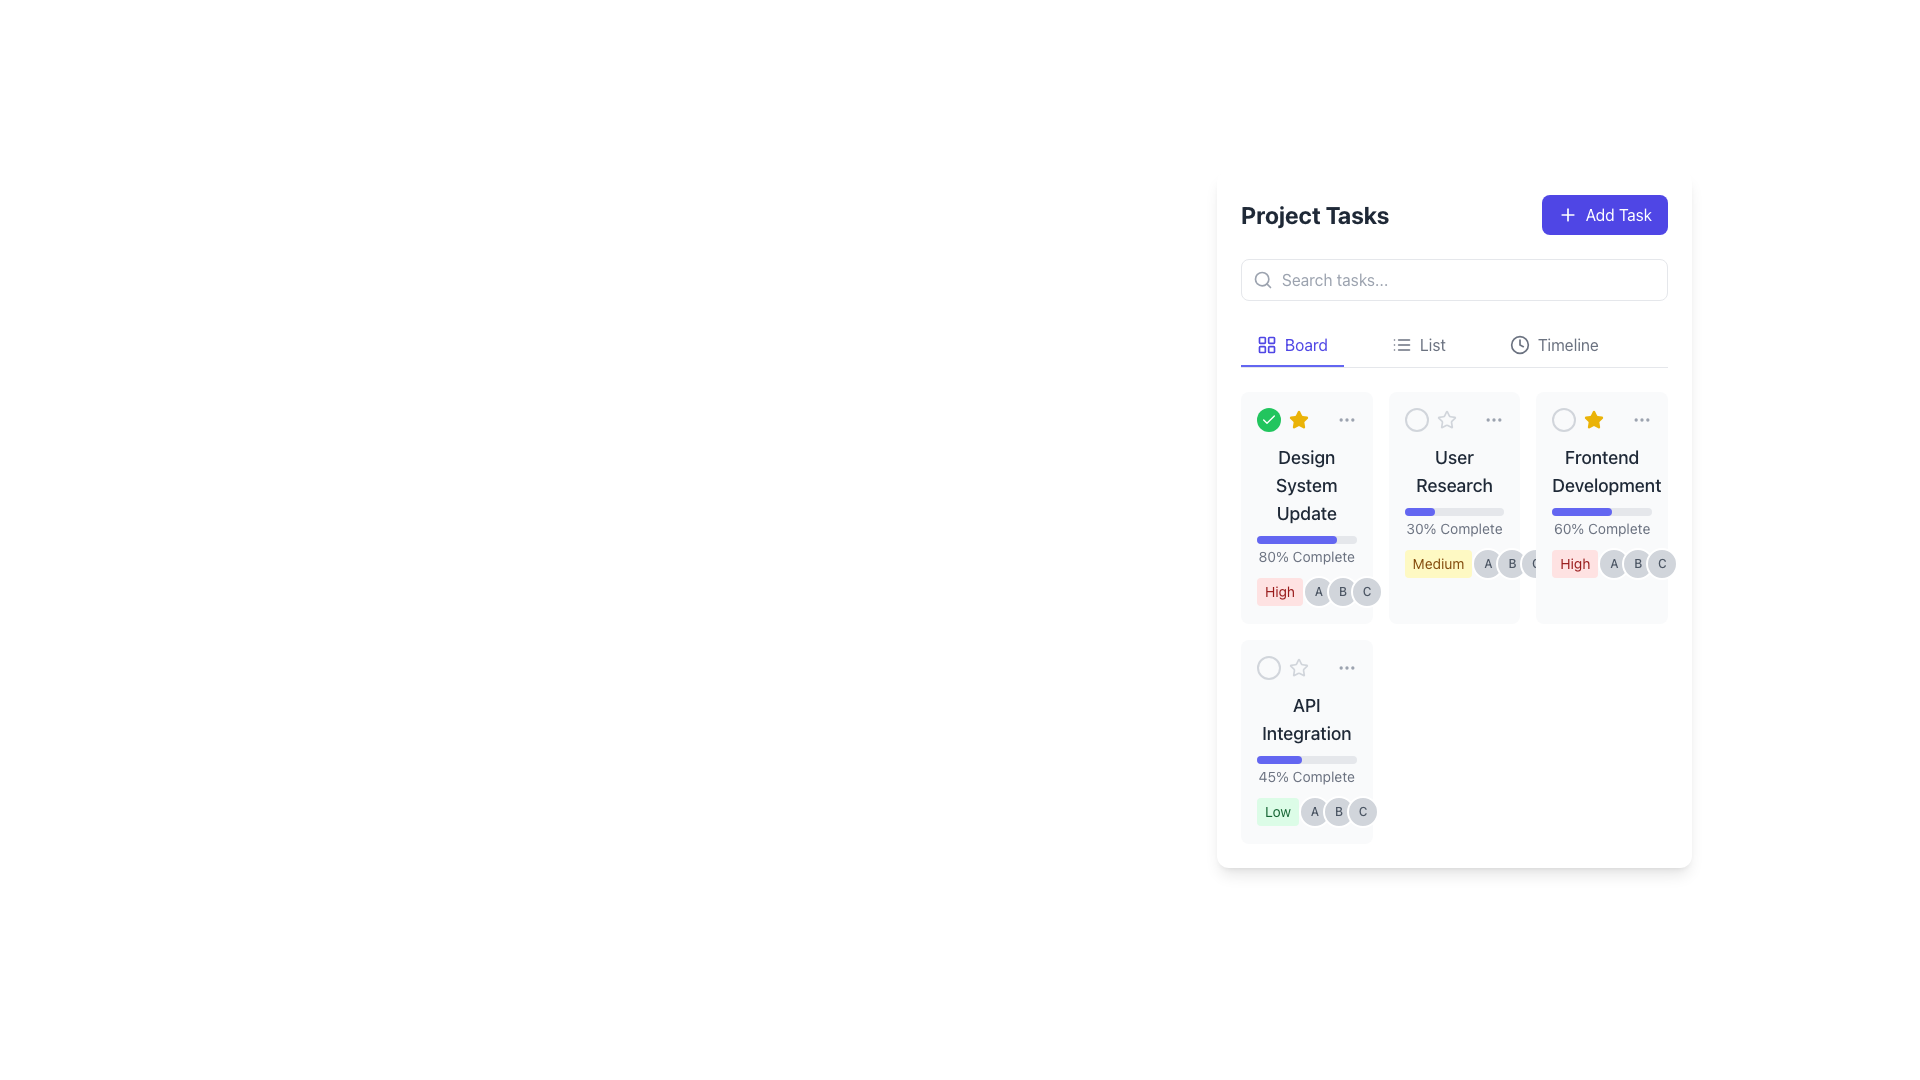  What do you see at coordinates (1306, 486) in the screenshot?
I see `the task card using the title text label located at the top-center of the first task card under the 'Project Tasks' section` at bounding box center [1306, 486].